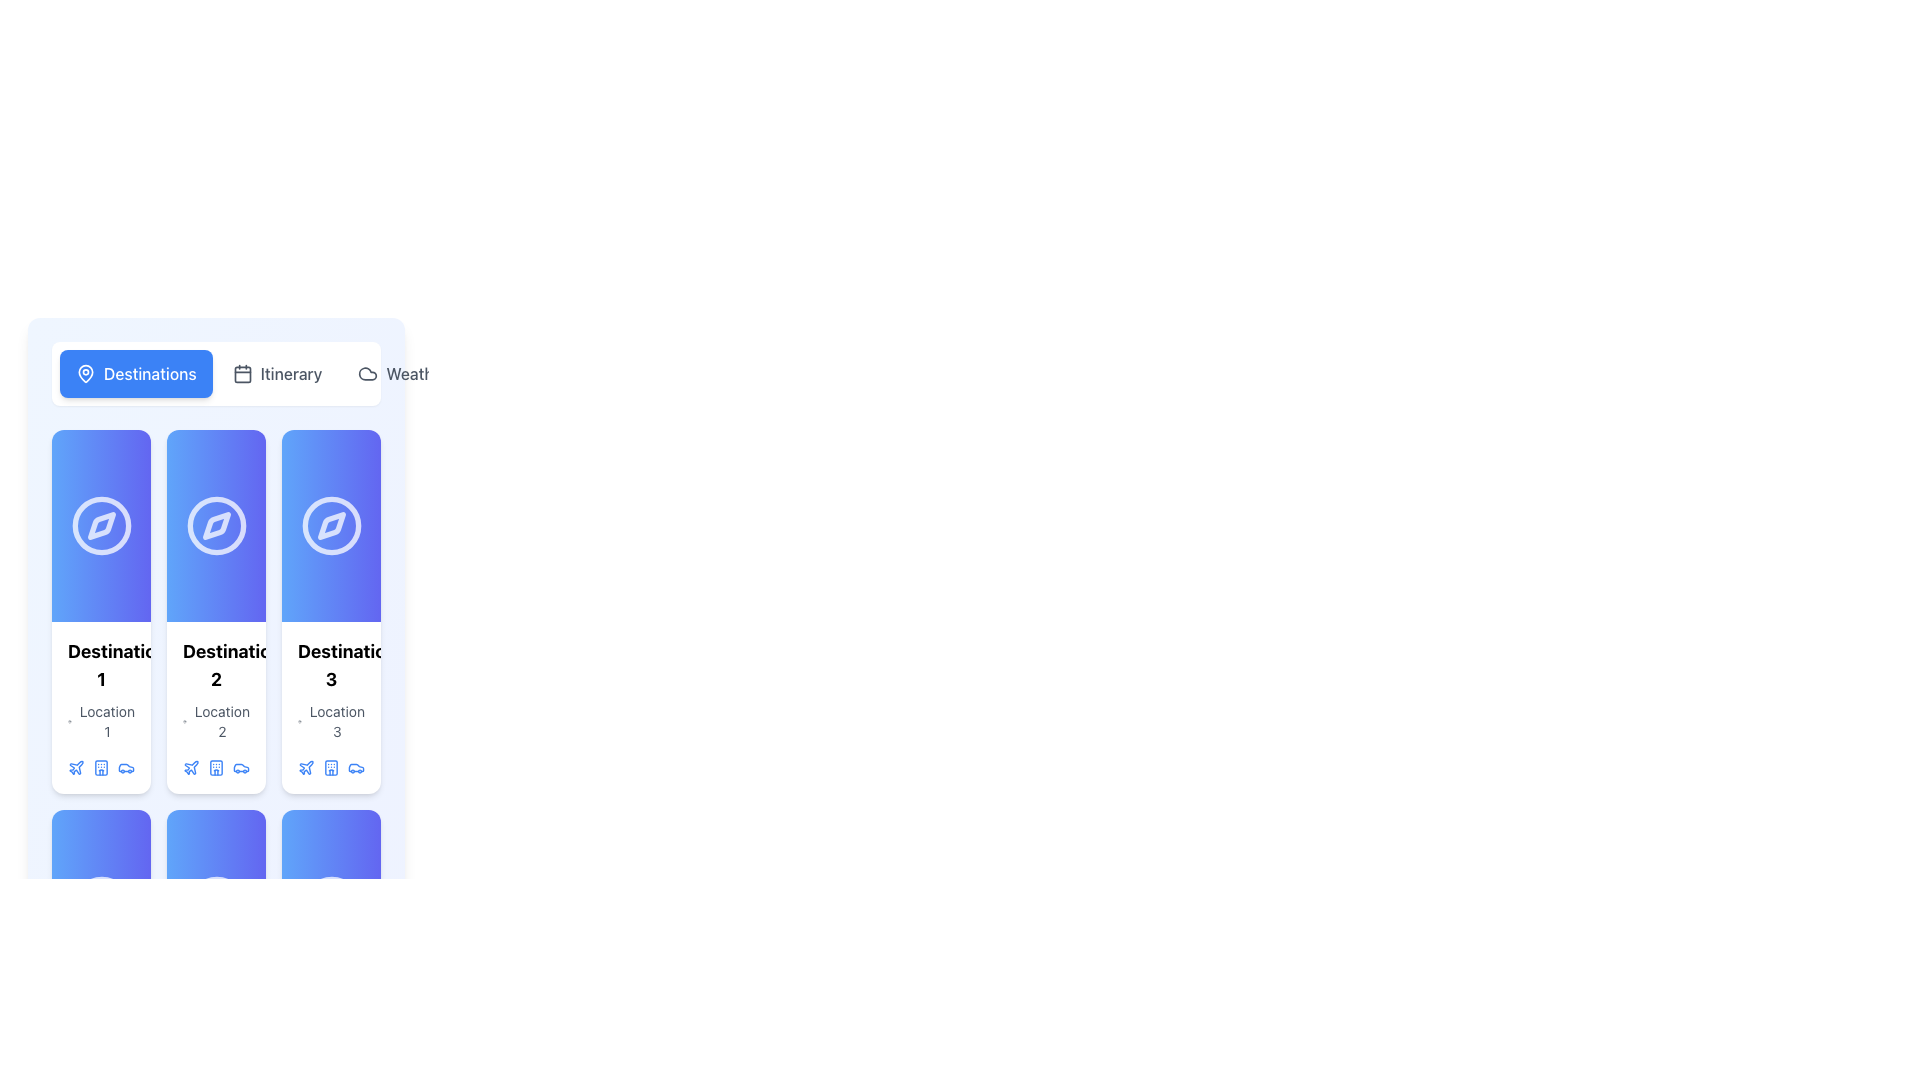  I want to click on the icon located, so click(216, 766).